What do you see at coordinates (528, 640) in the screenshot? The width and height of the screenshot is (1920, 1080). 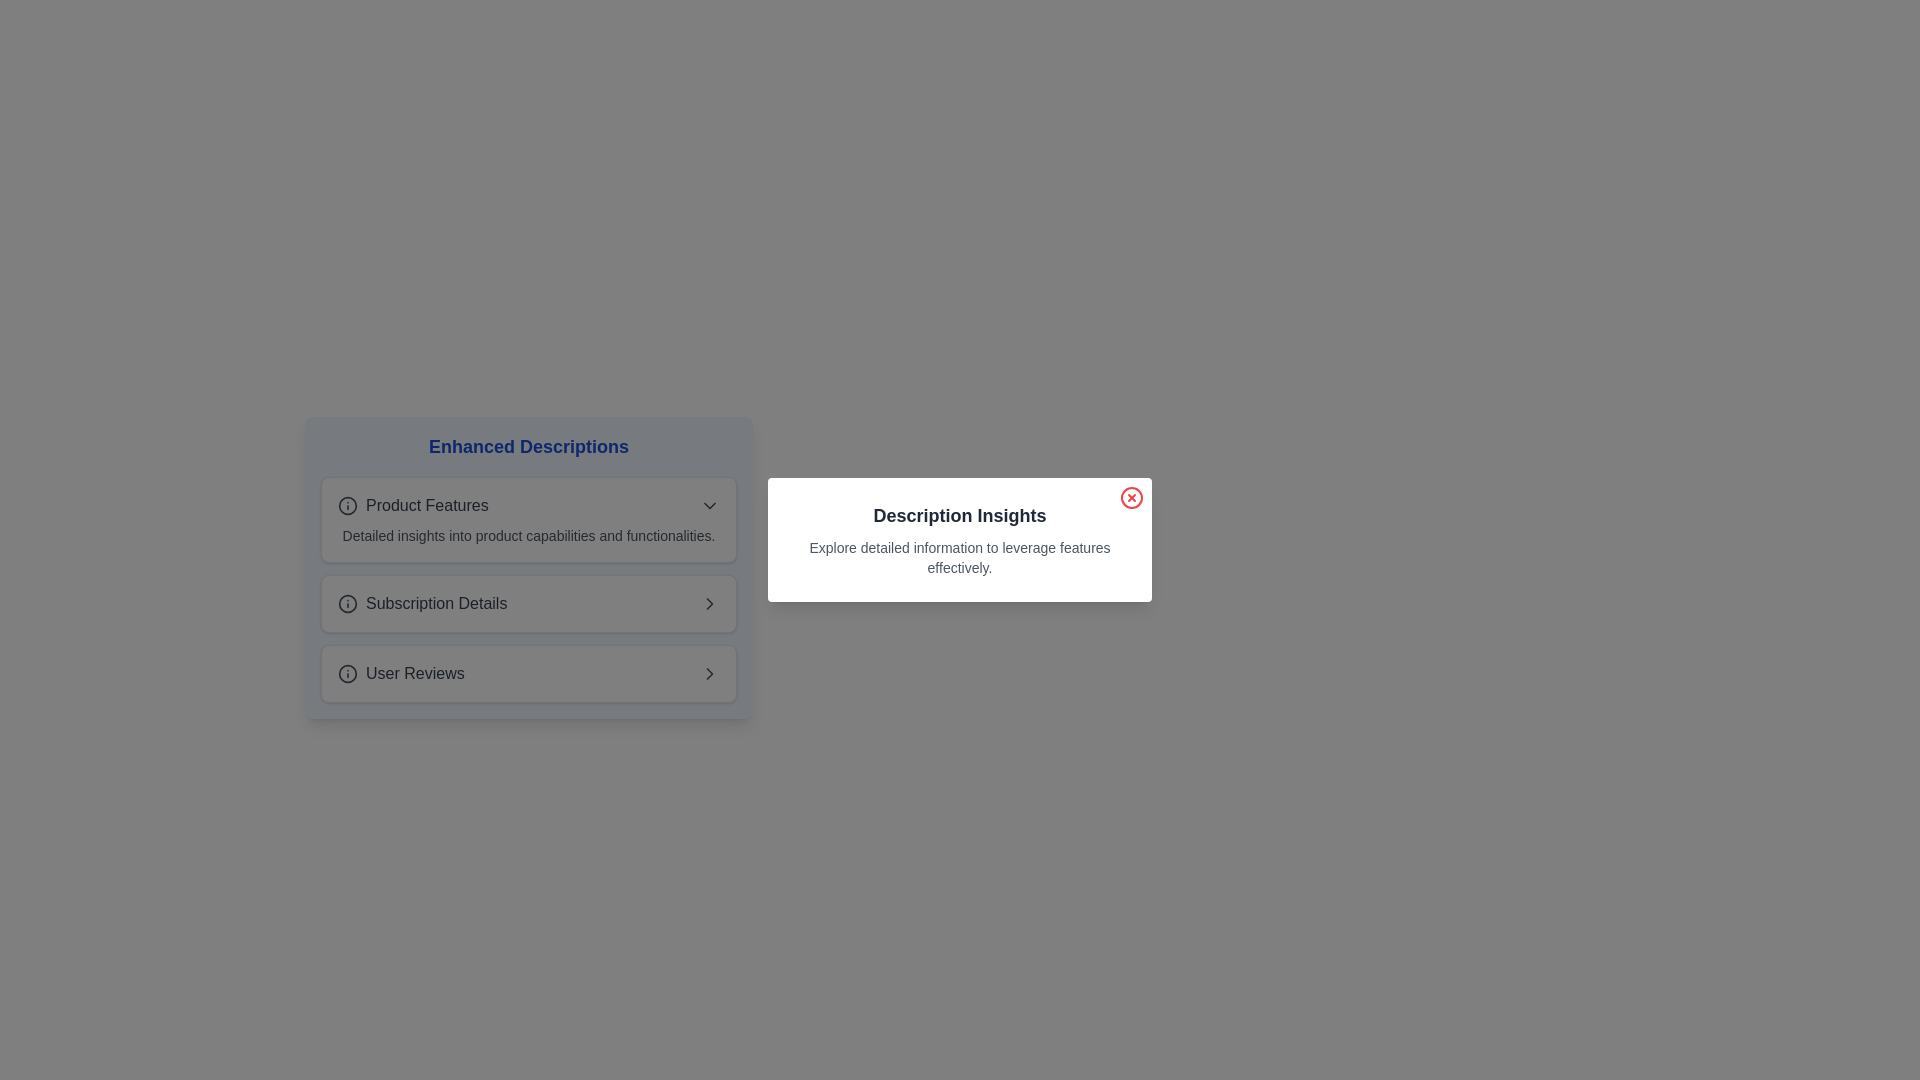 I see `the 'Subscription Details' card` at bounding box center [528, 640].